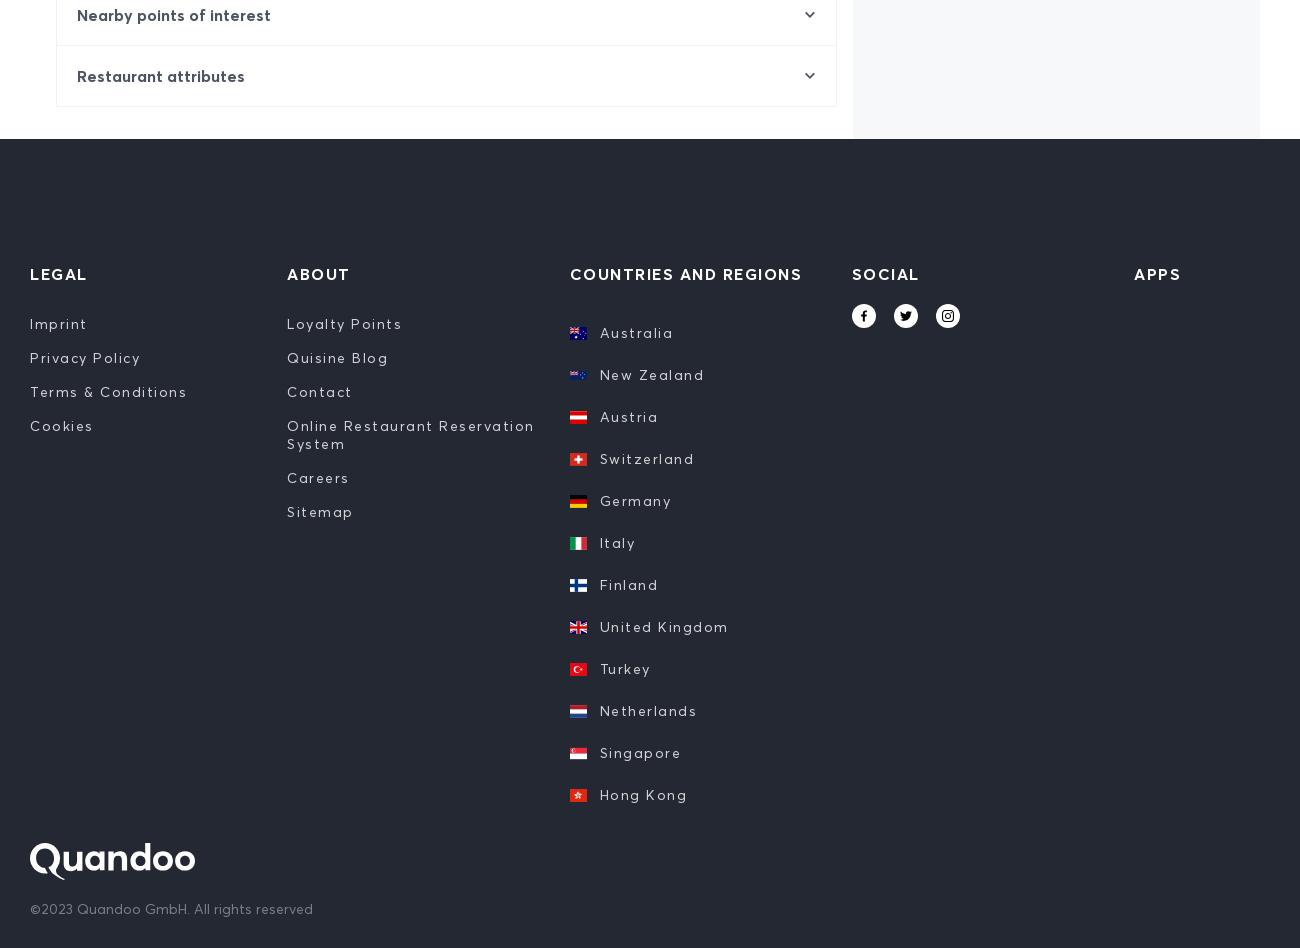  Describe the element at coordinates (624, 668) in the screenshot. I see `'Turkey'` at that location.